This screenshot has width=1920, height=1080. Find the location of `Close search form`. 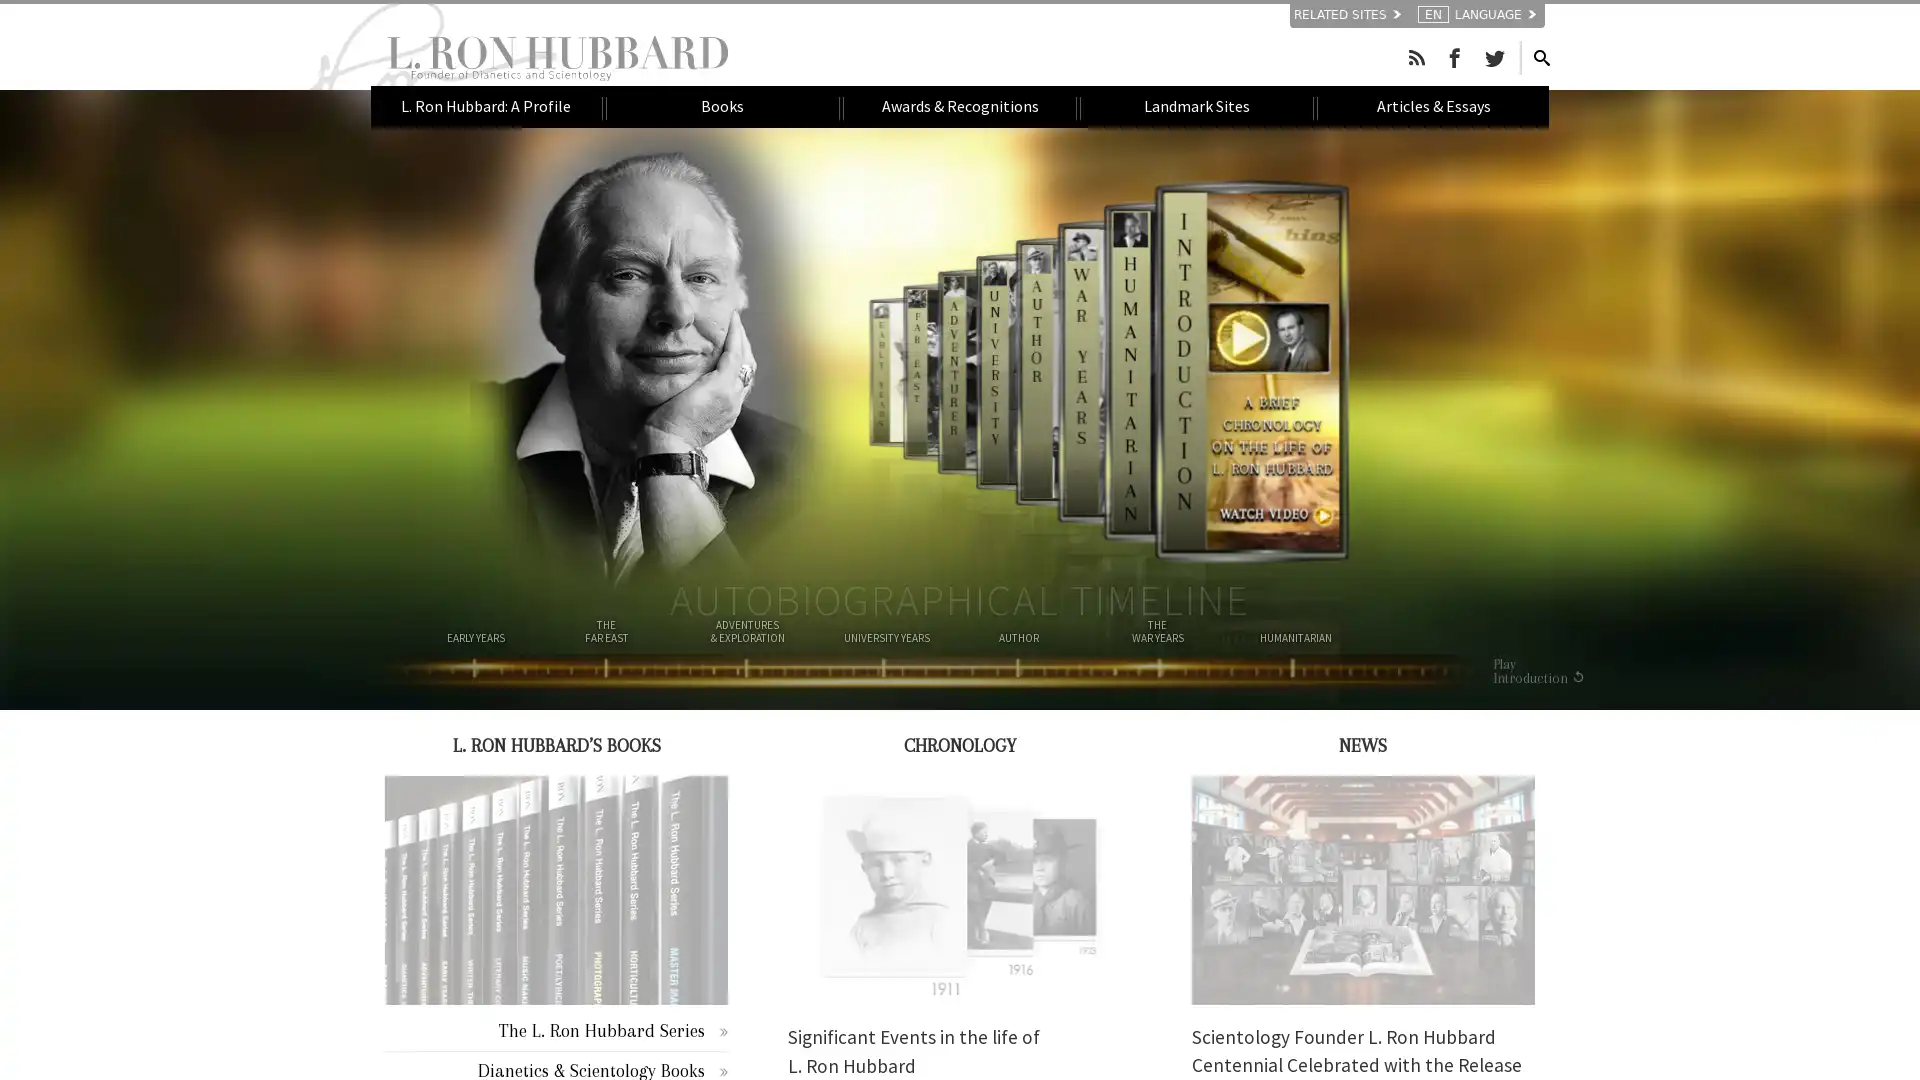

Close search form is located at coordinates (1520, 55).